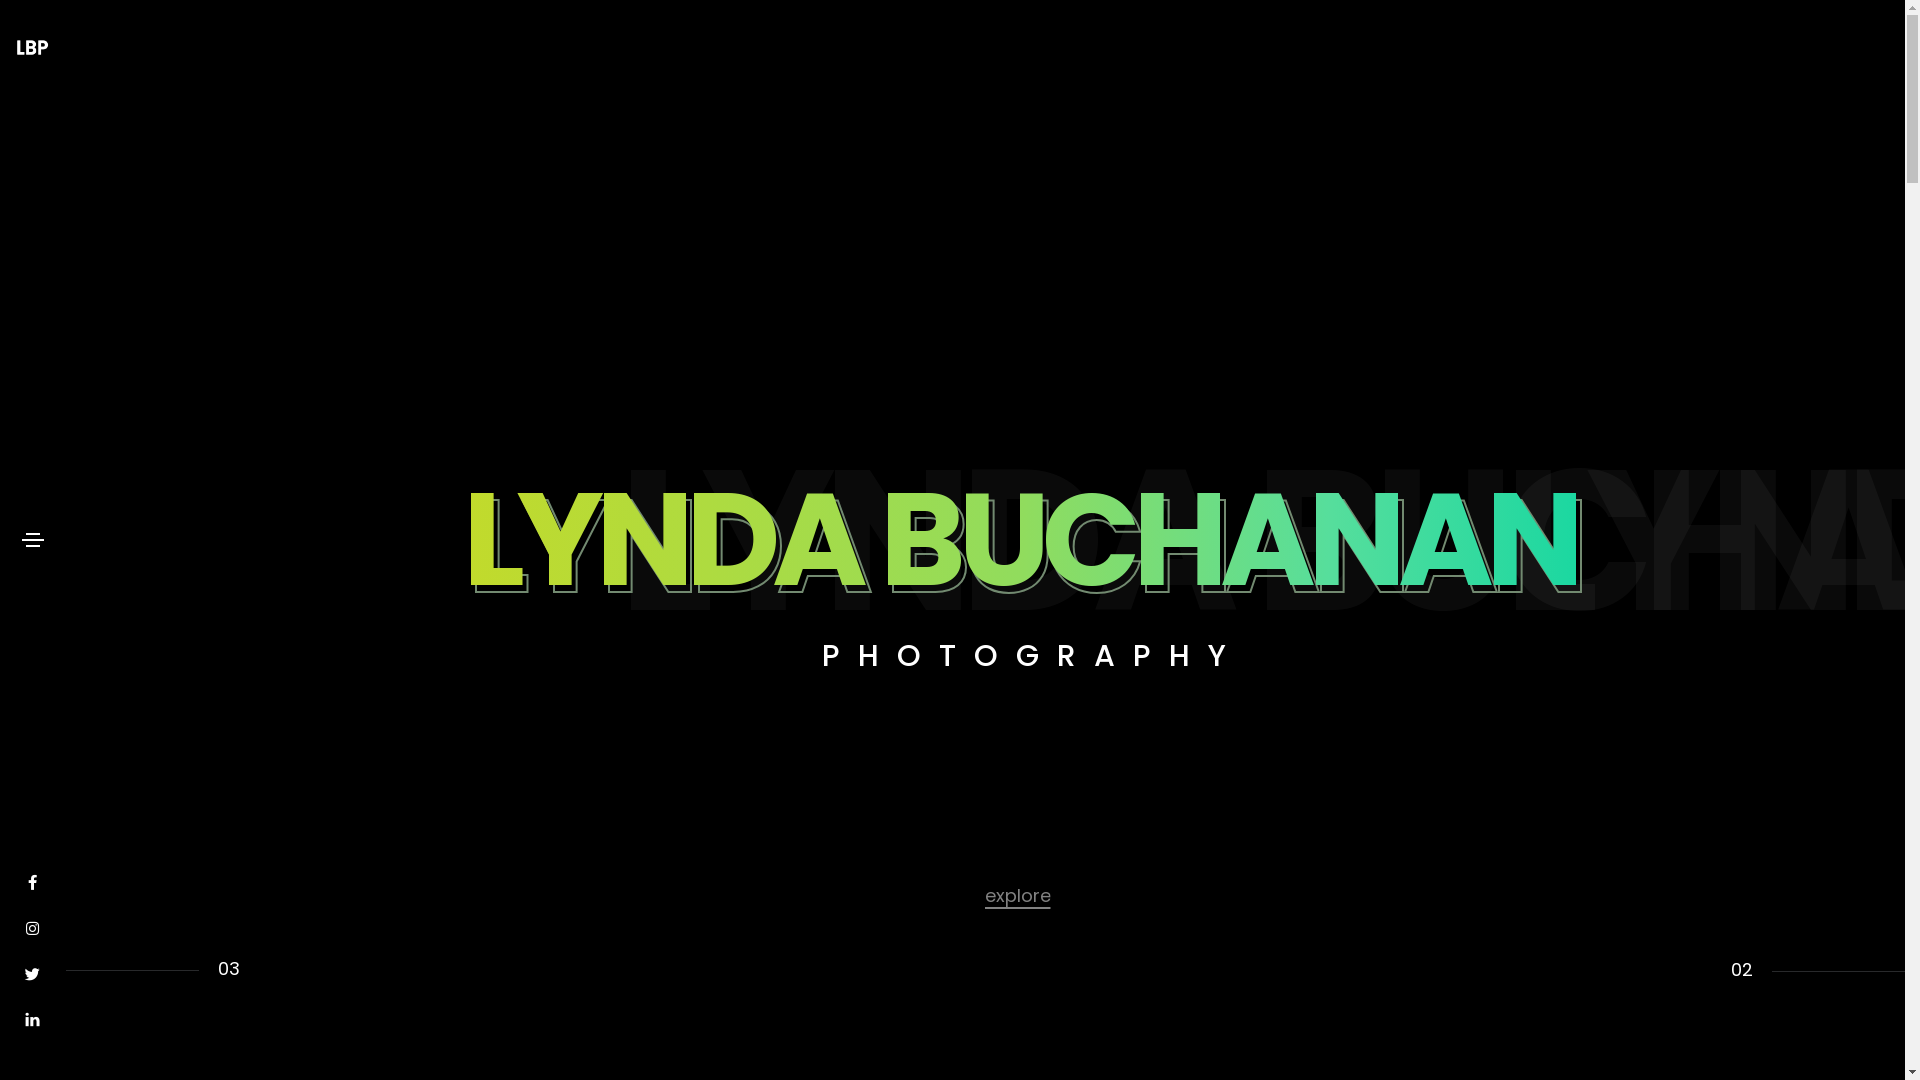 This screenshot has height=1080, width=1920. What do you see at coordinates (1017, 893) in the screenshot?
I see `'explore'` at bounding box center [1017, 893].